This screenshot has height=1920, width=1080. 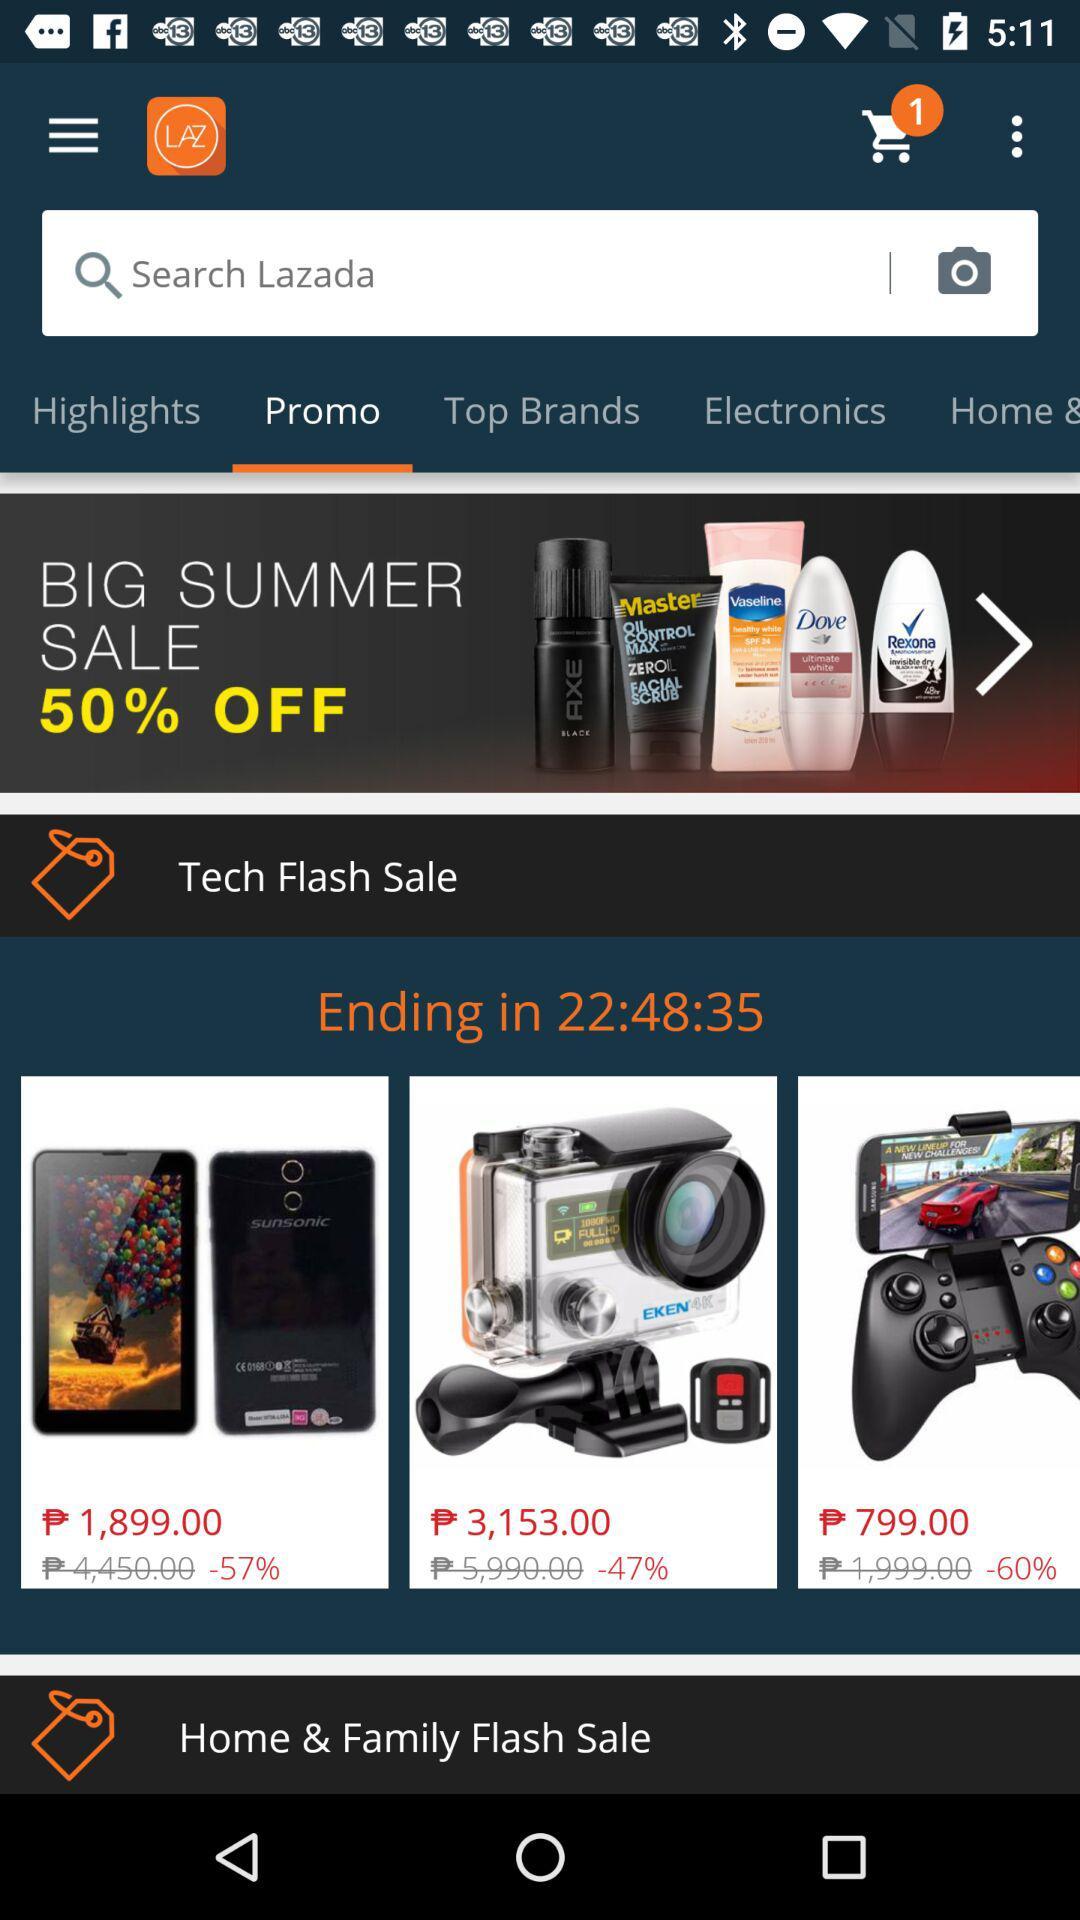 What do you see at coordinates (540, 643) in the screenshot?
I see `visit advertisement page` at bounding box center [540, 643].